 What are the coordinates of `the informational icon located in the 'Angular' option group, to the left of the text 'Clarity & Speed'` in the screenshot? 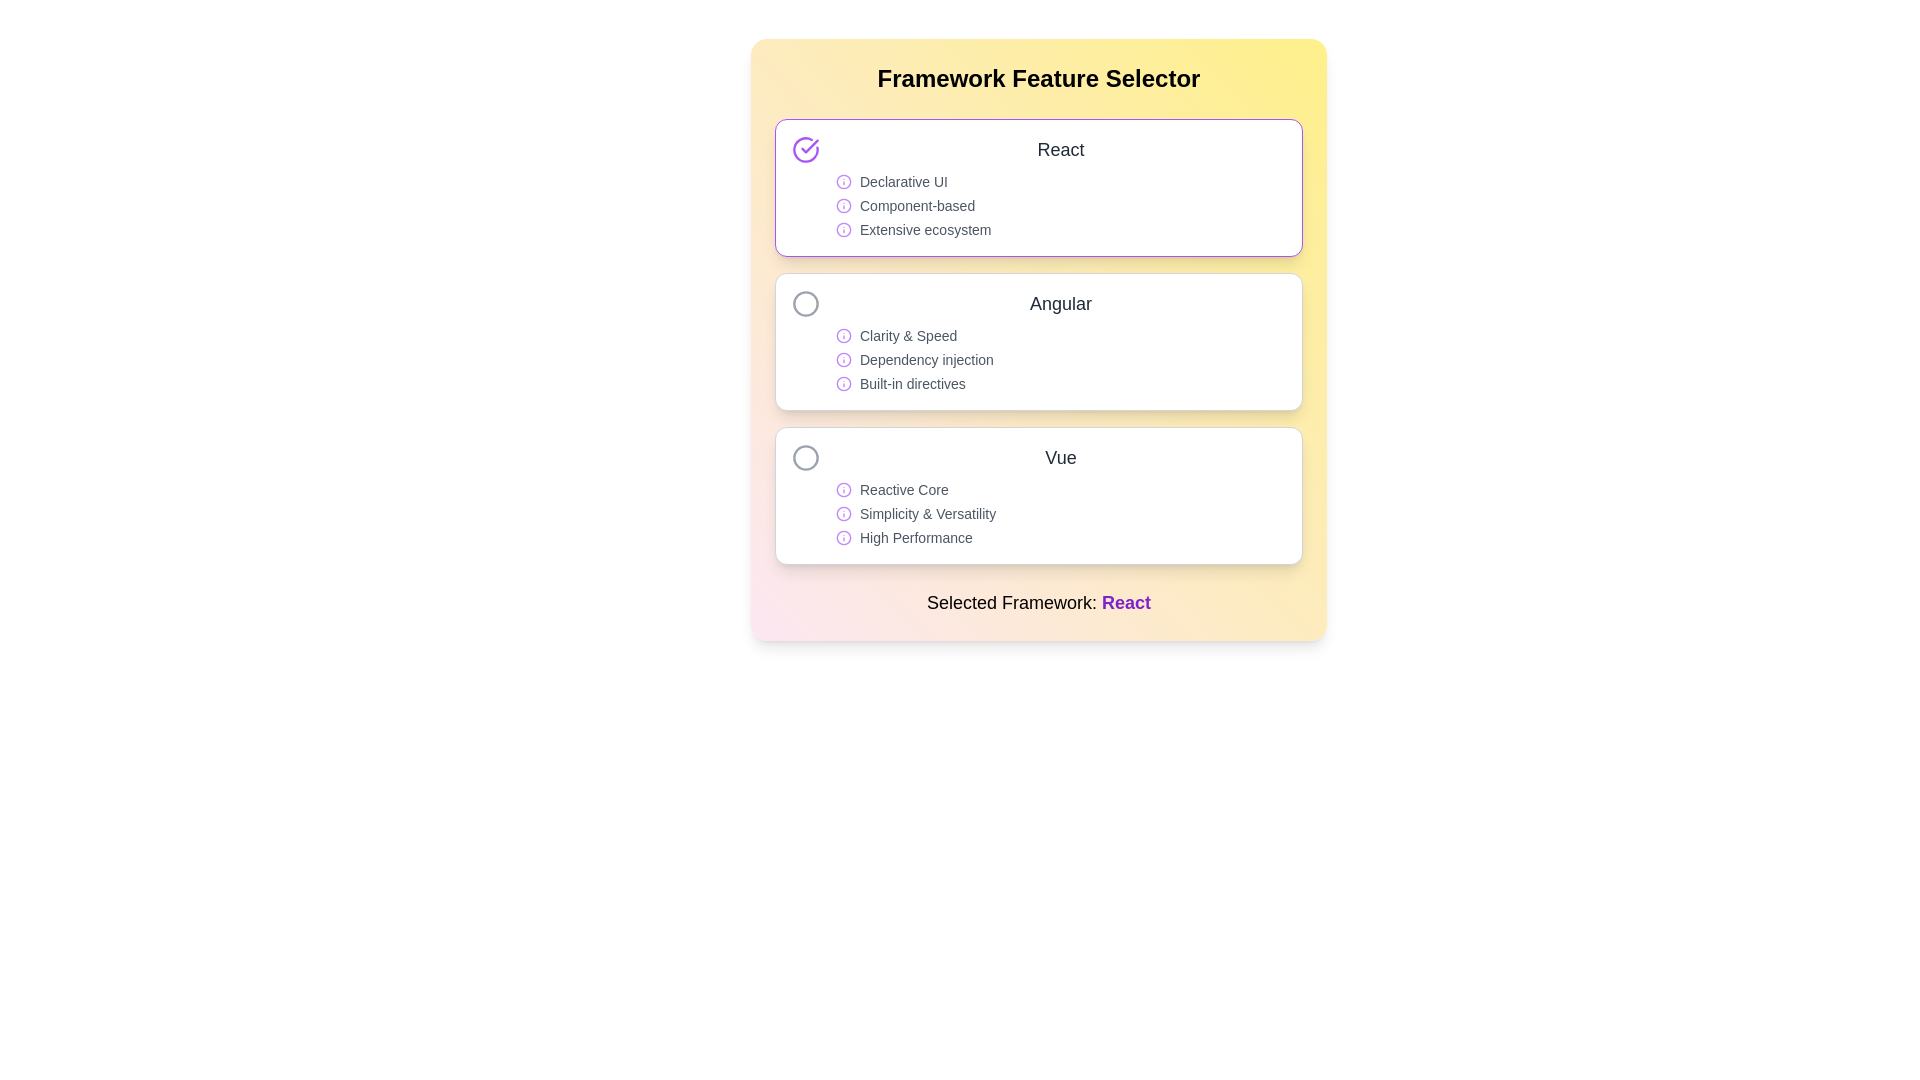 It's located at (844, 334).